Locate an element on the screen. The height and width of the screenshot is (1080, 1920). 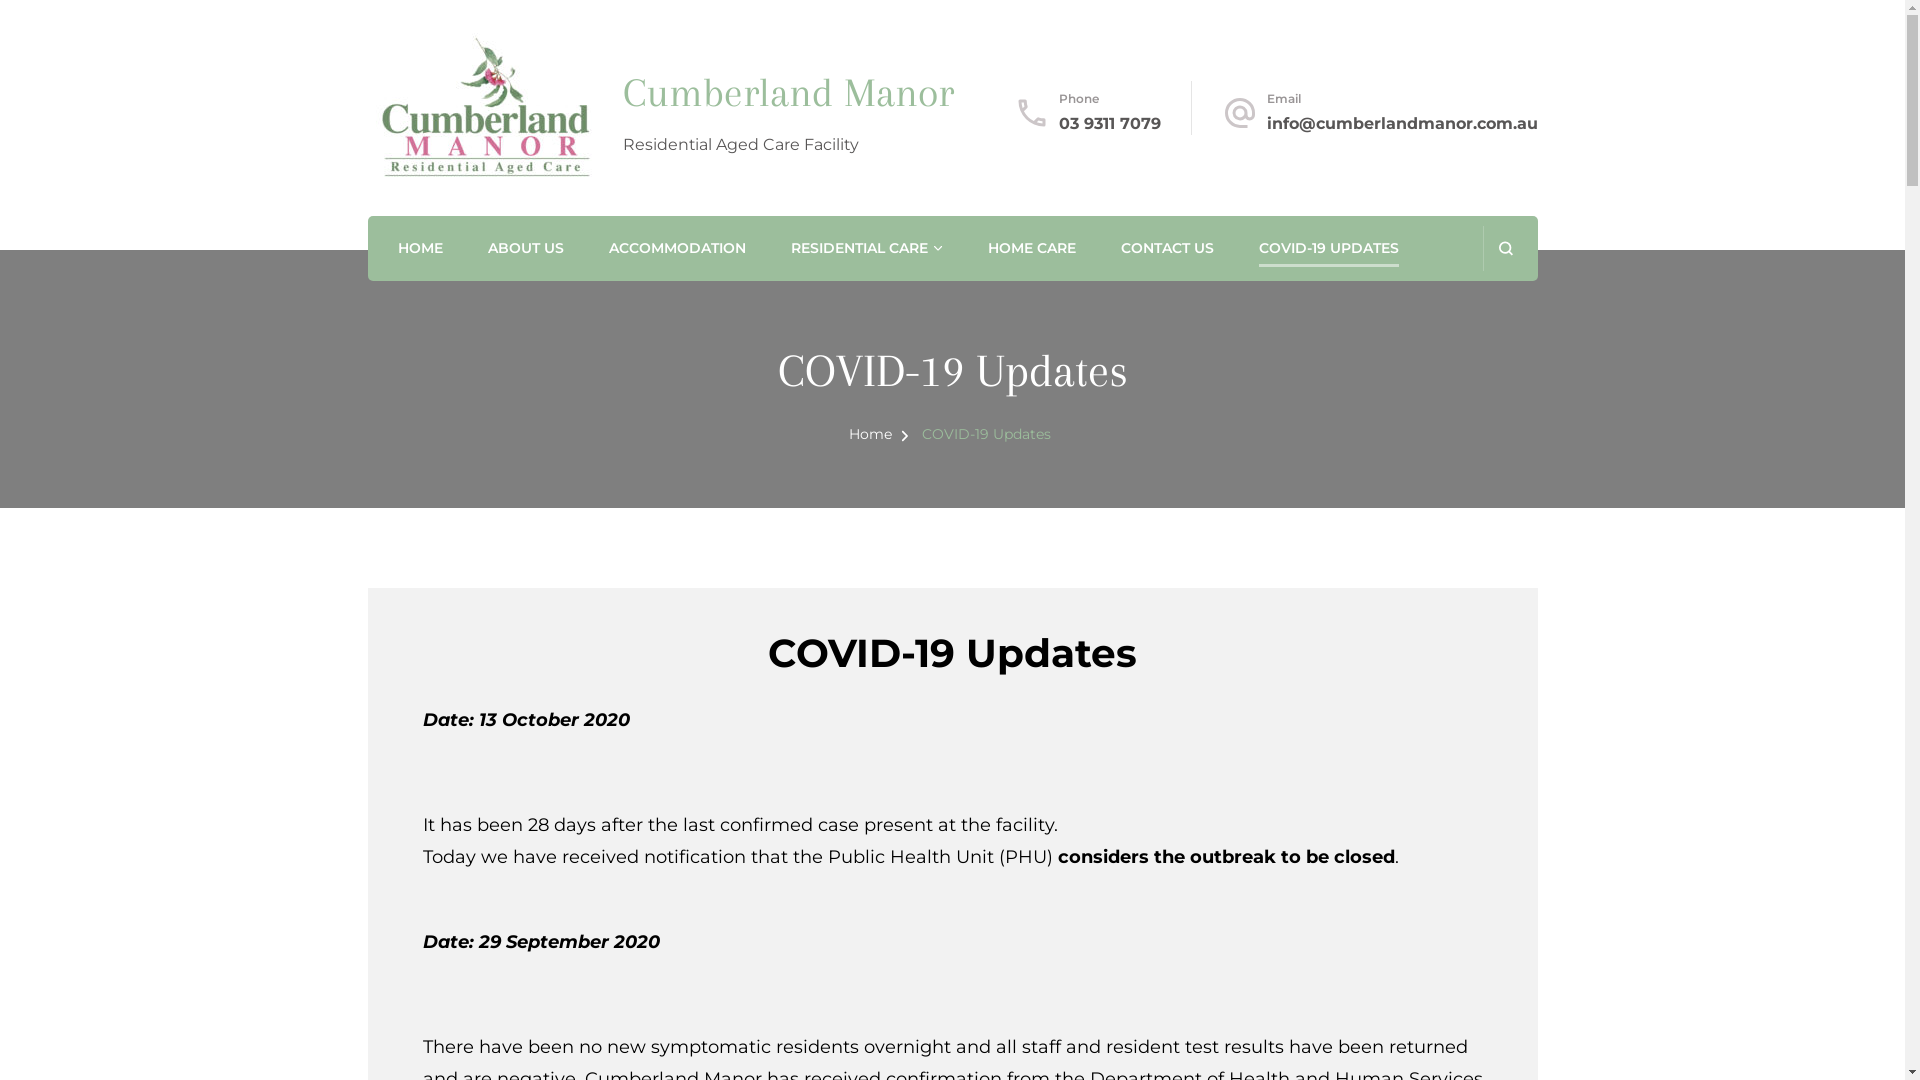
'ABOUT US' is located at coordinates (488, 249).